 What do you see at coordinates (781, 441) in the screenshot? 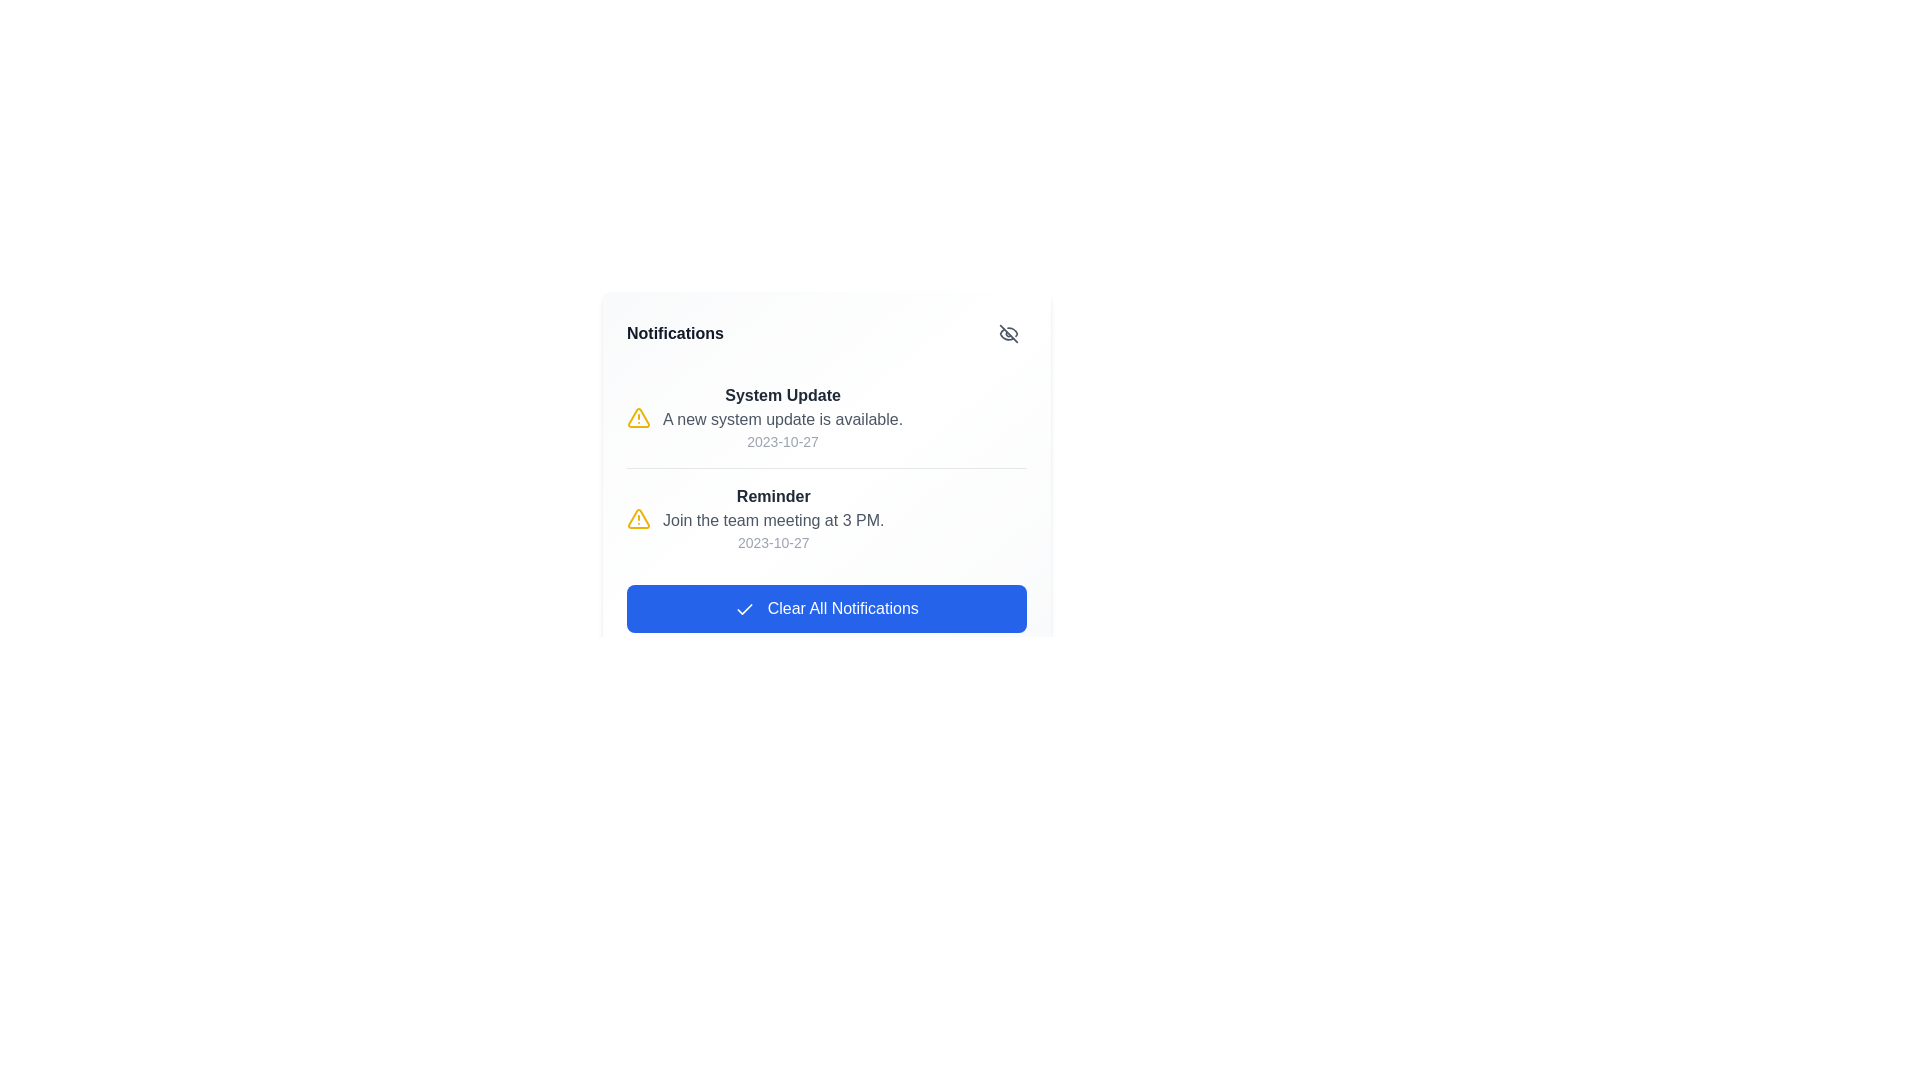
I see `the Text label that displays the date associated with the 'System Update' notification, which is centrally aligned beneath the description text in the notification box` at bounding box center [781, 441].